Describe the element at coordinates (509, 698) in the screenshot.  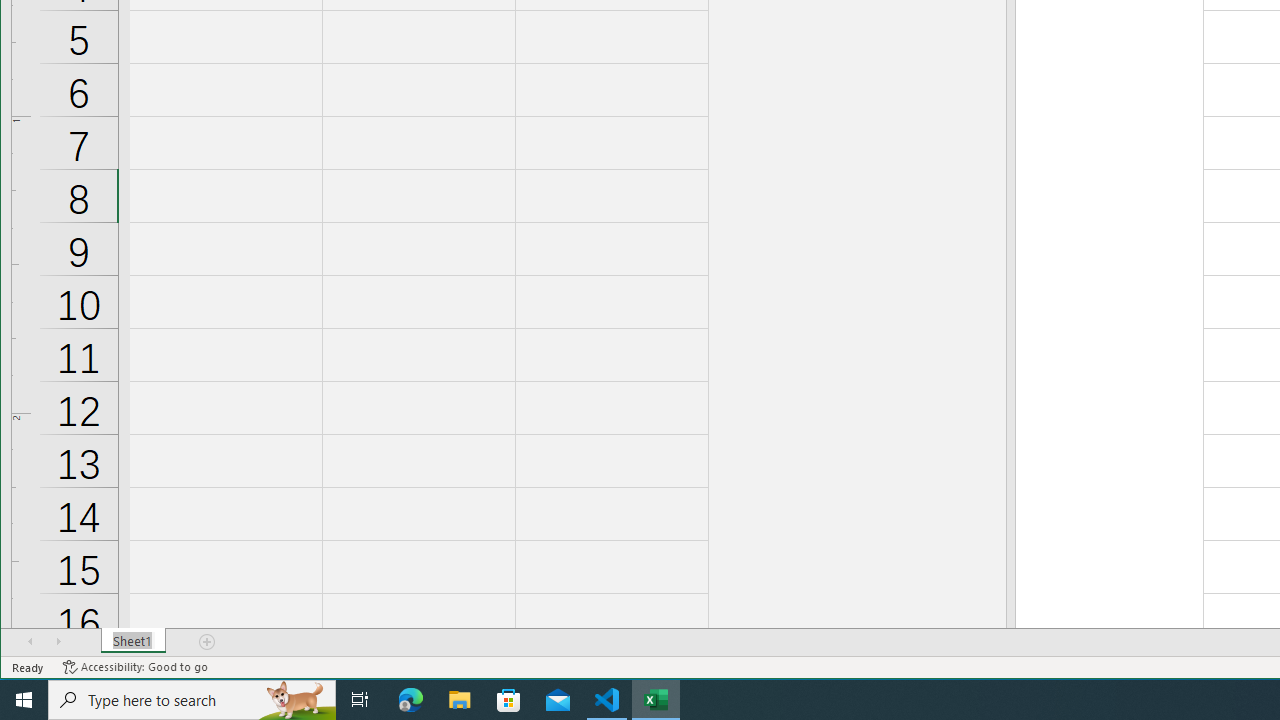
I see `'Microsoft Store'` at that location.